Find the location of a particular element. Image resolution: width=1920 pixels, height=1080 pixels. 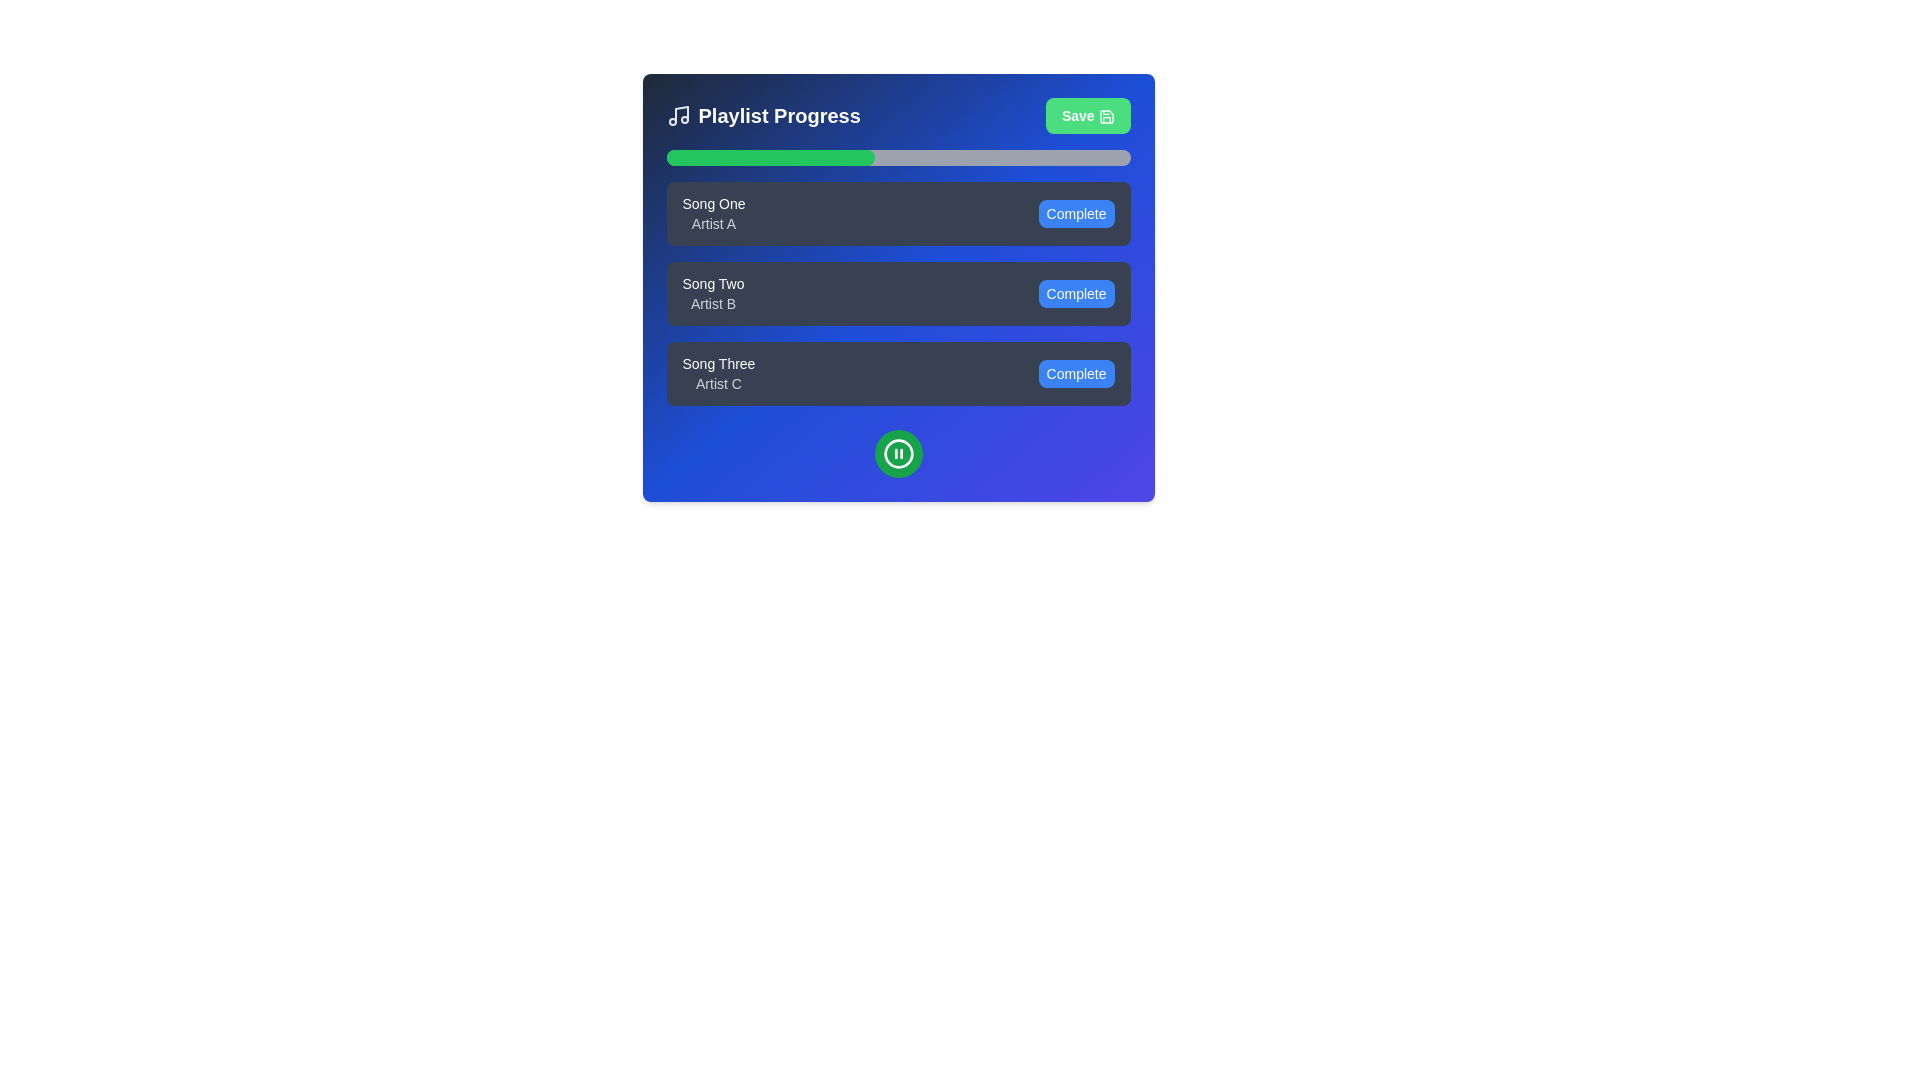

the circular playback control button located at the bottom center of the playlist progress interface is located at coordinates (897, 454).